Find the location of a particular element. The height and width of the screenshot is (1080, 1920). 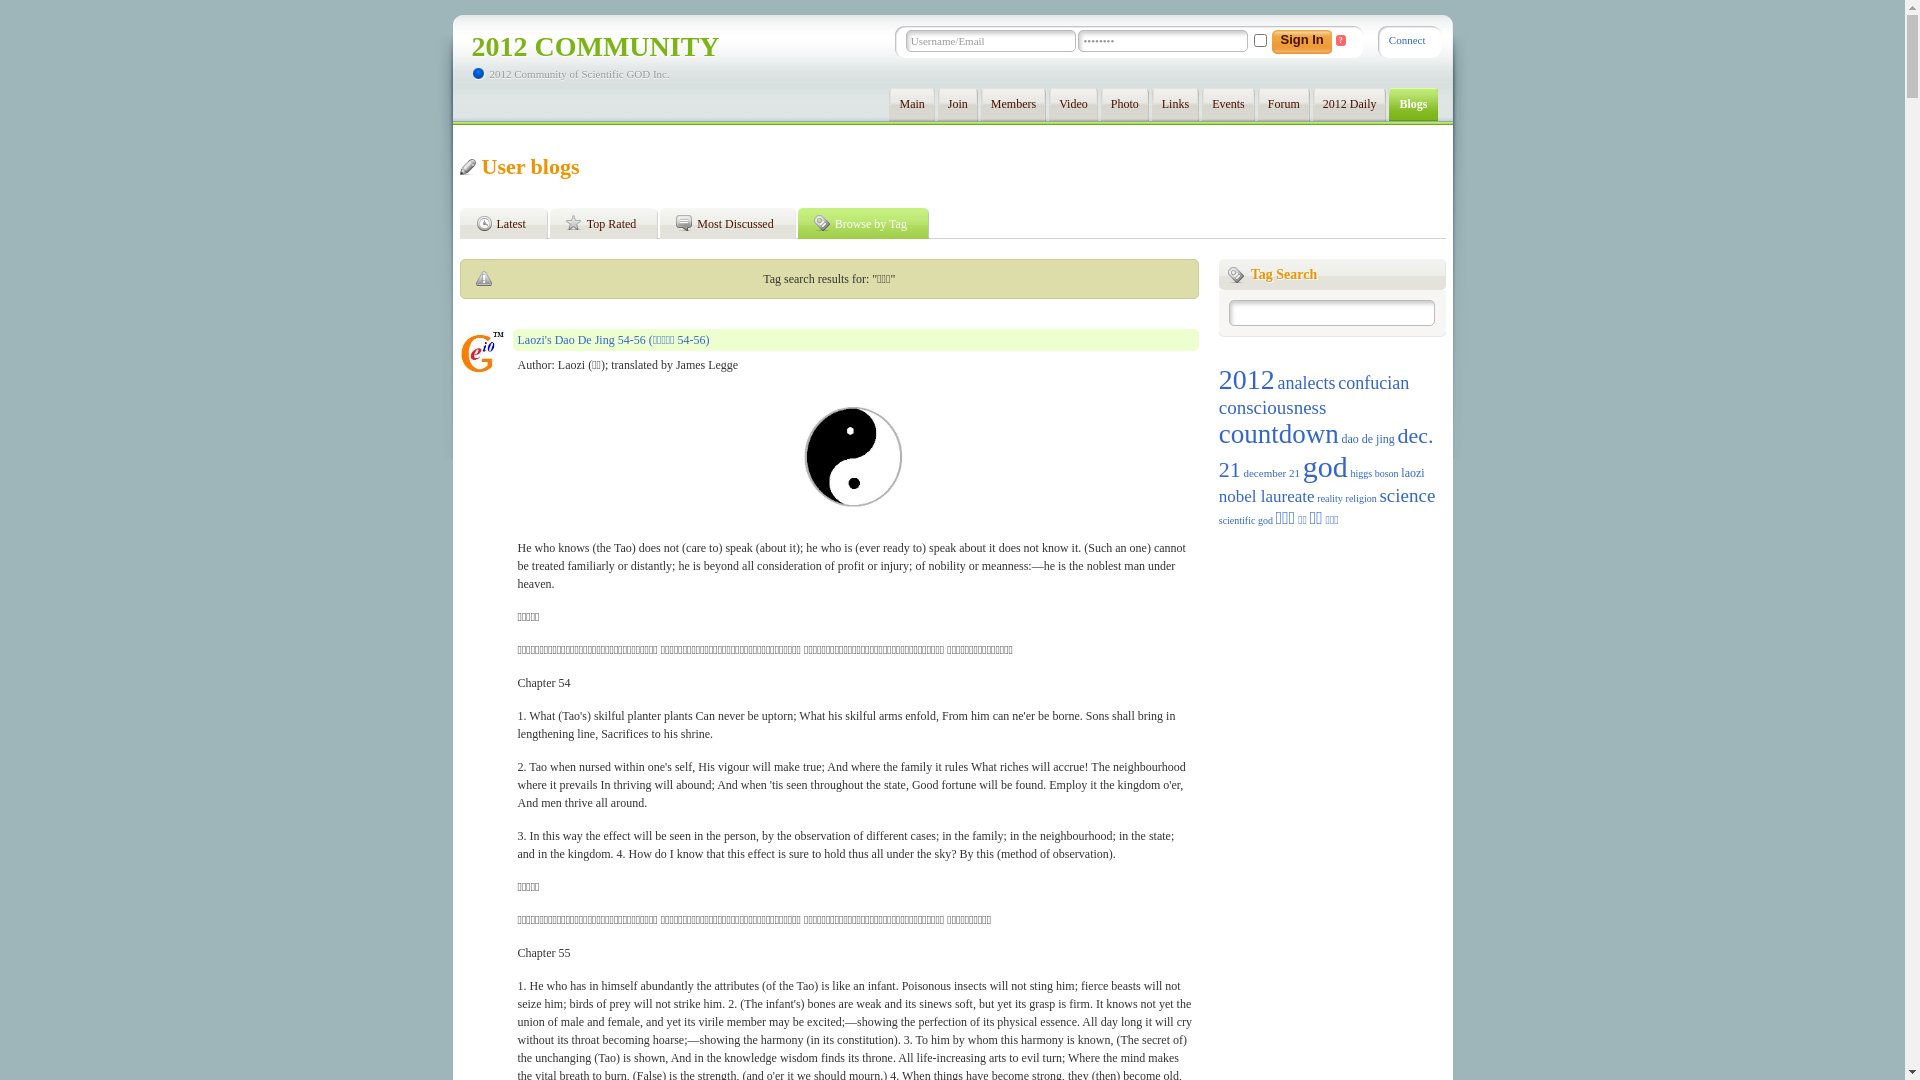

'Join' is located at coordinates (957, 104).